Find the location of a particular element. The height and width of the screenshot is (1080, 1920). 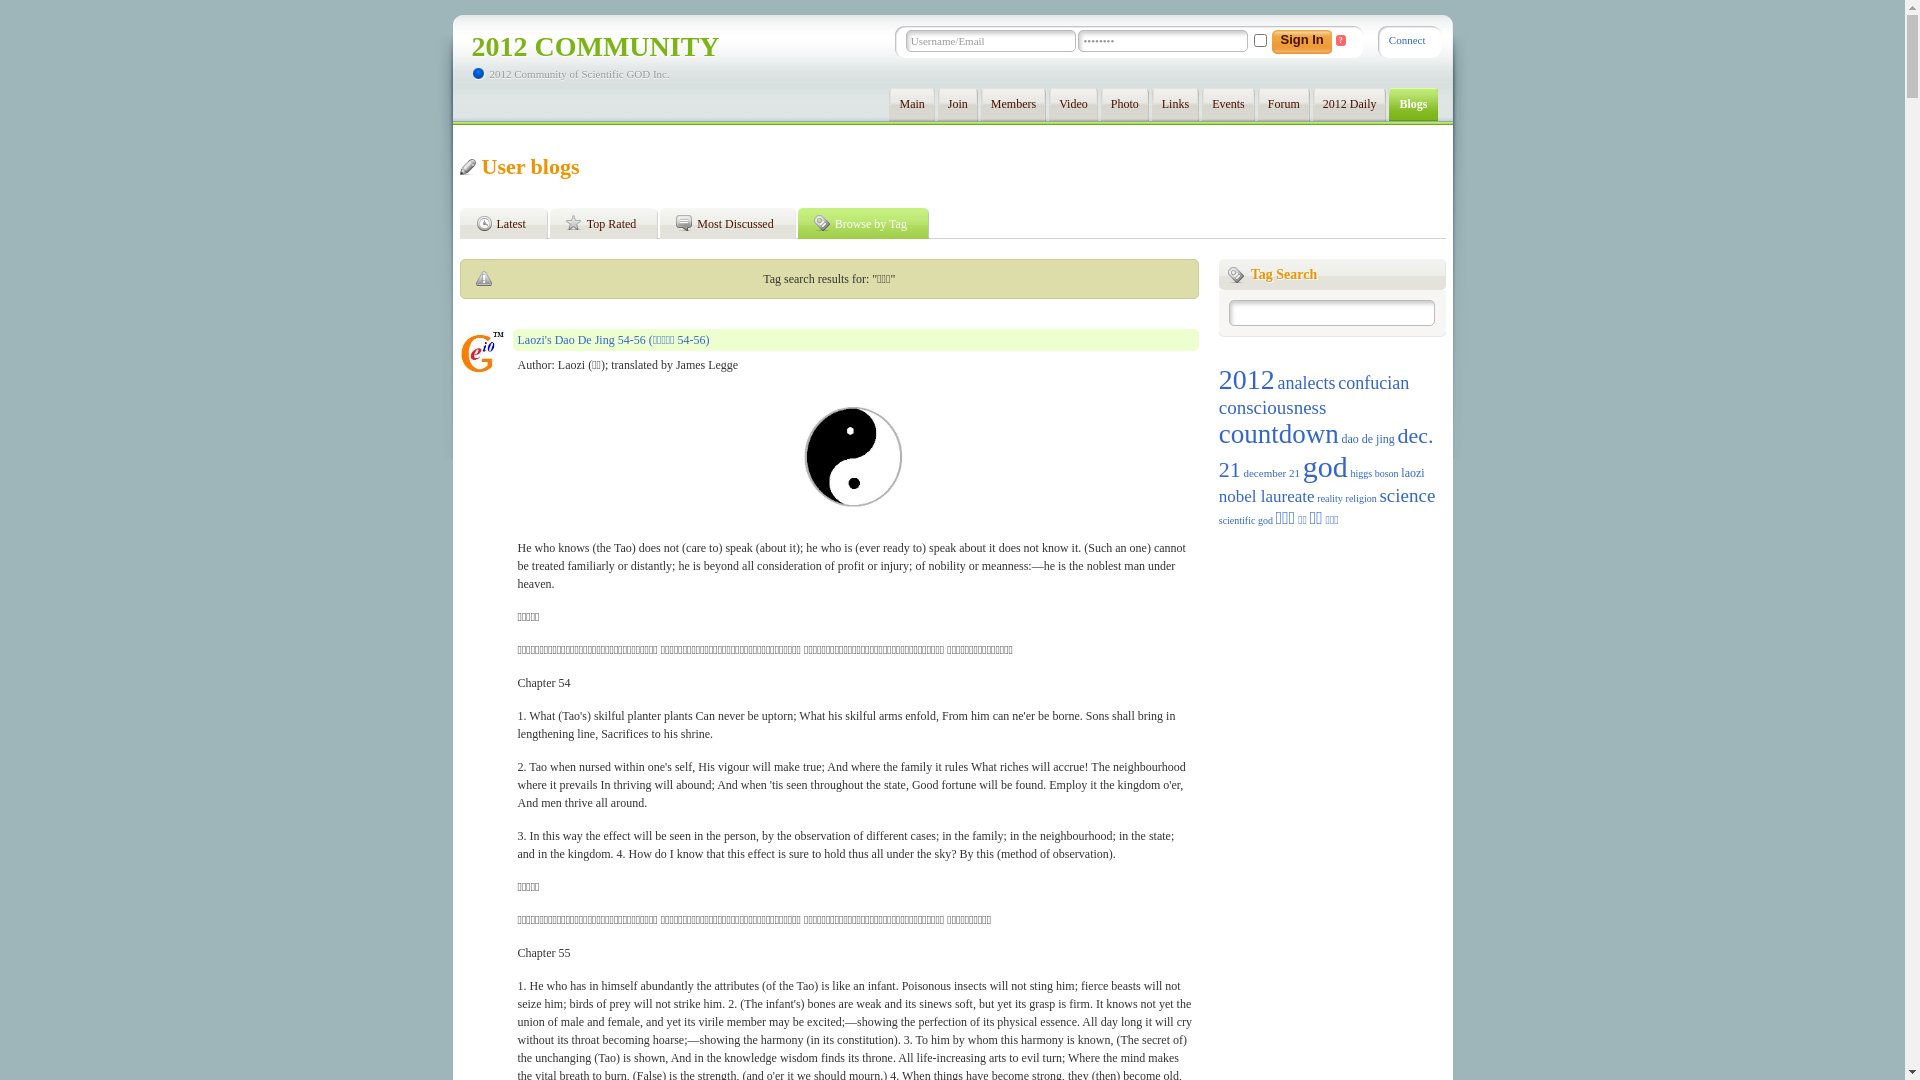

'Join' is located at coordinates (957, 104).